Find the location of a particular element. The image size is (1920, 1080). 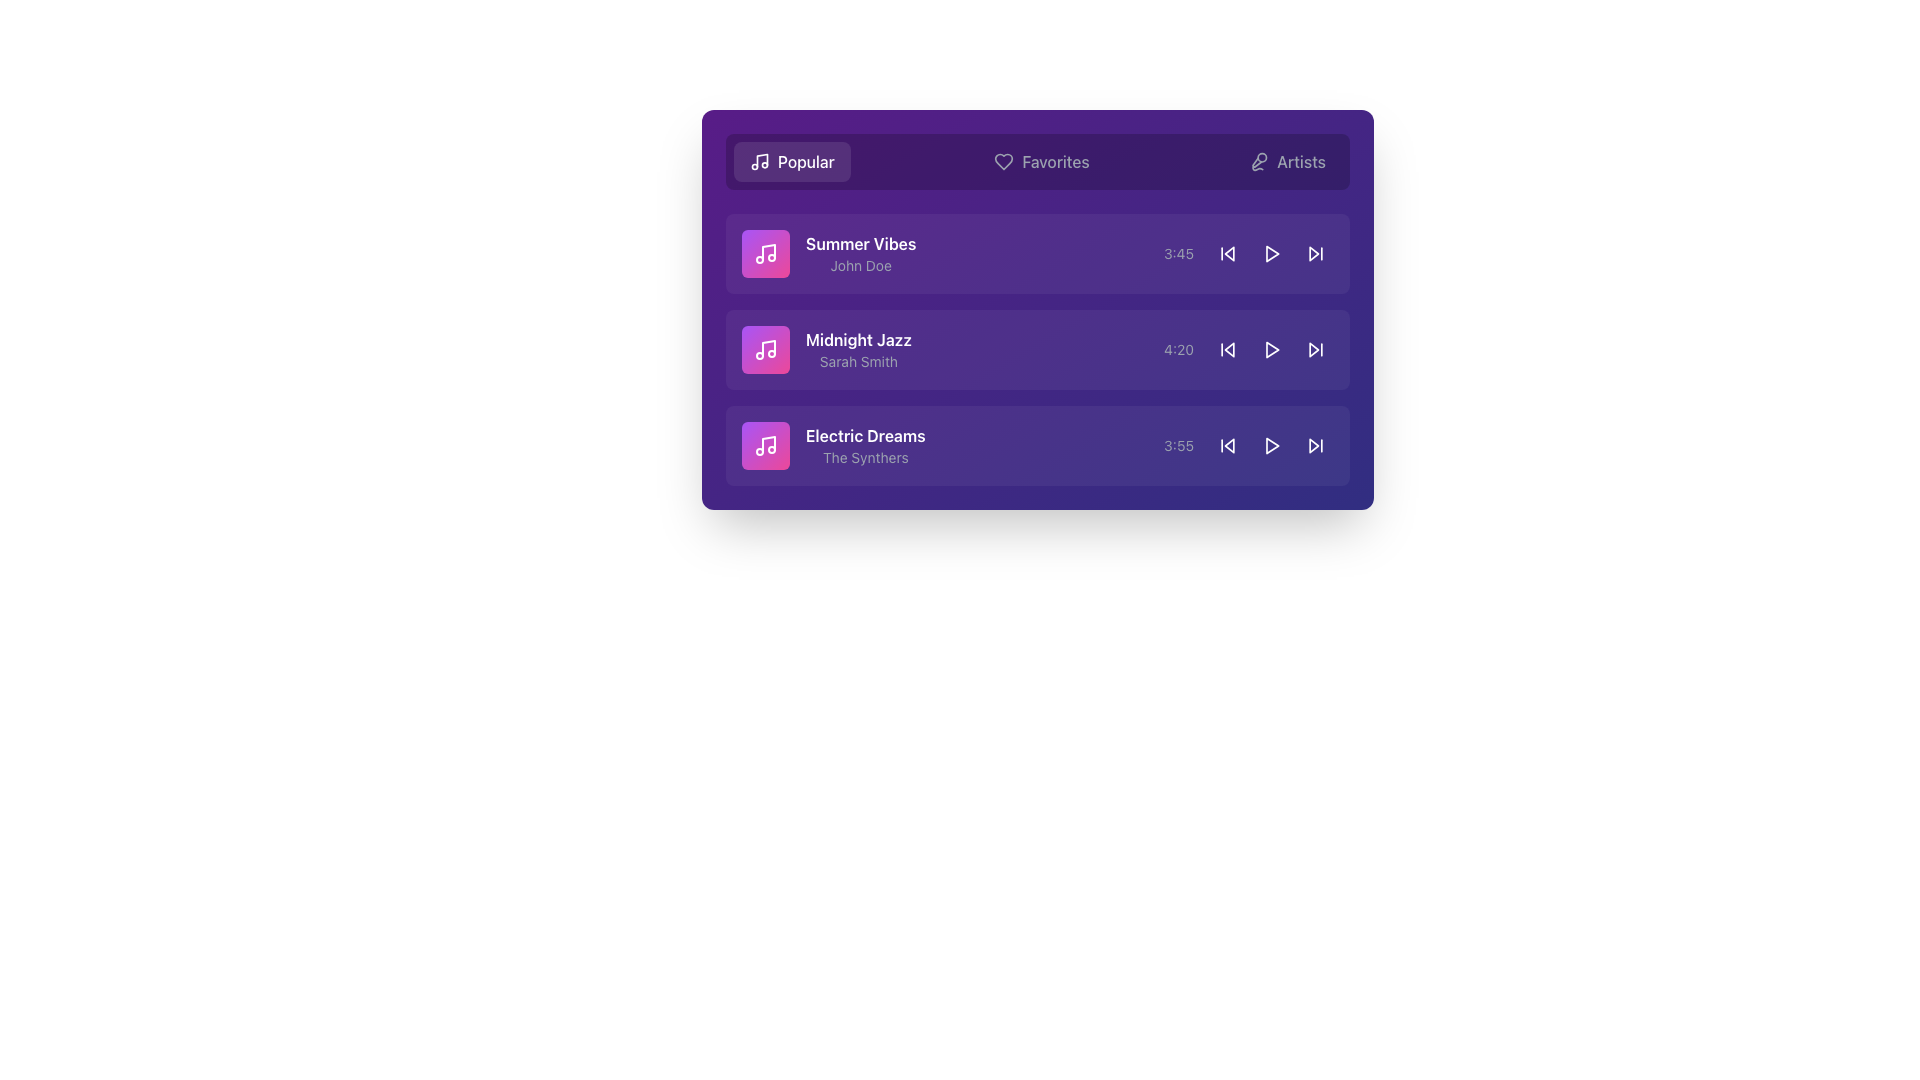

the microphone-shaped icon located to the left of the word 'Artists' in the horizontal menu bar is located at coordinates (1258, 161).